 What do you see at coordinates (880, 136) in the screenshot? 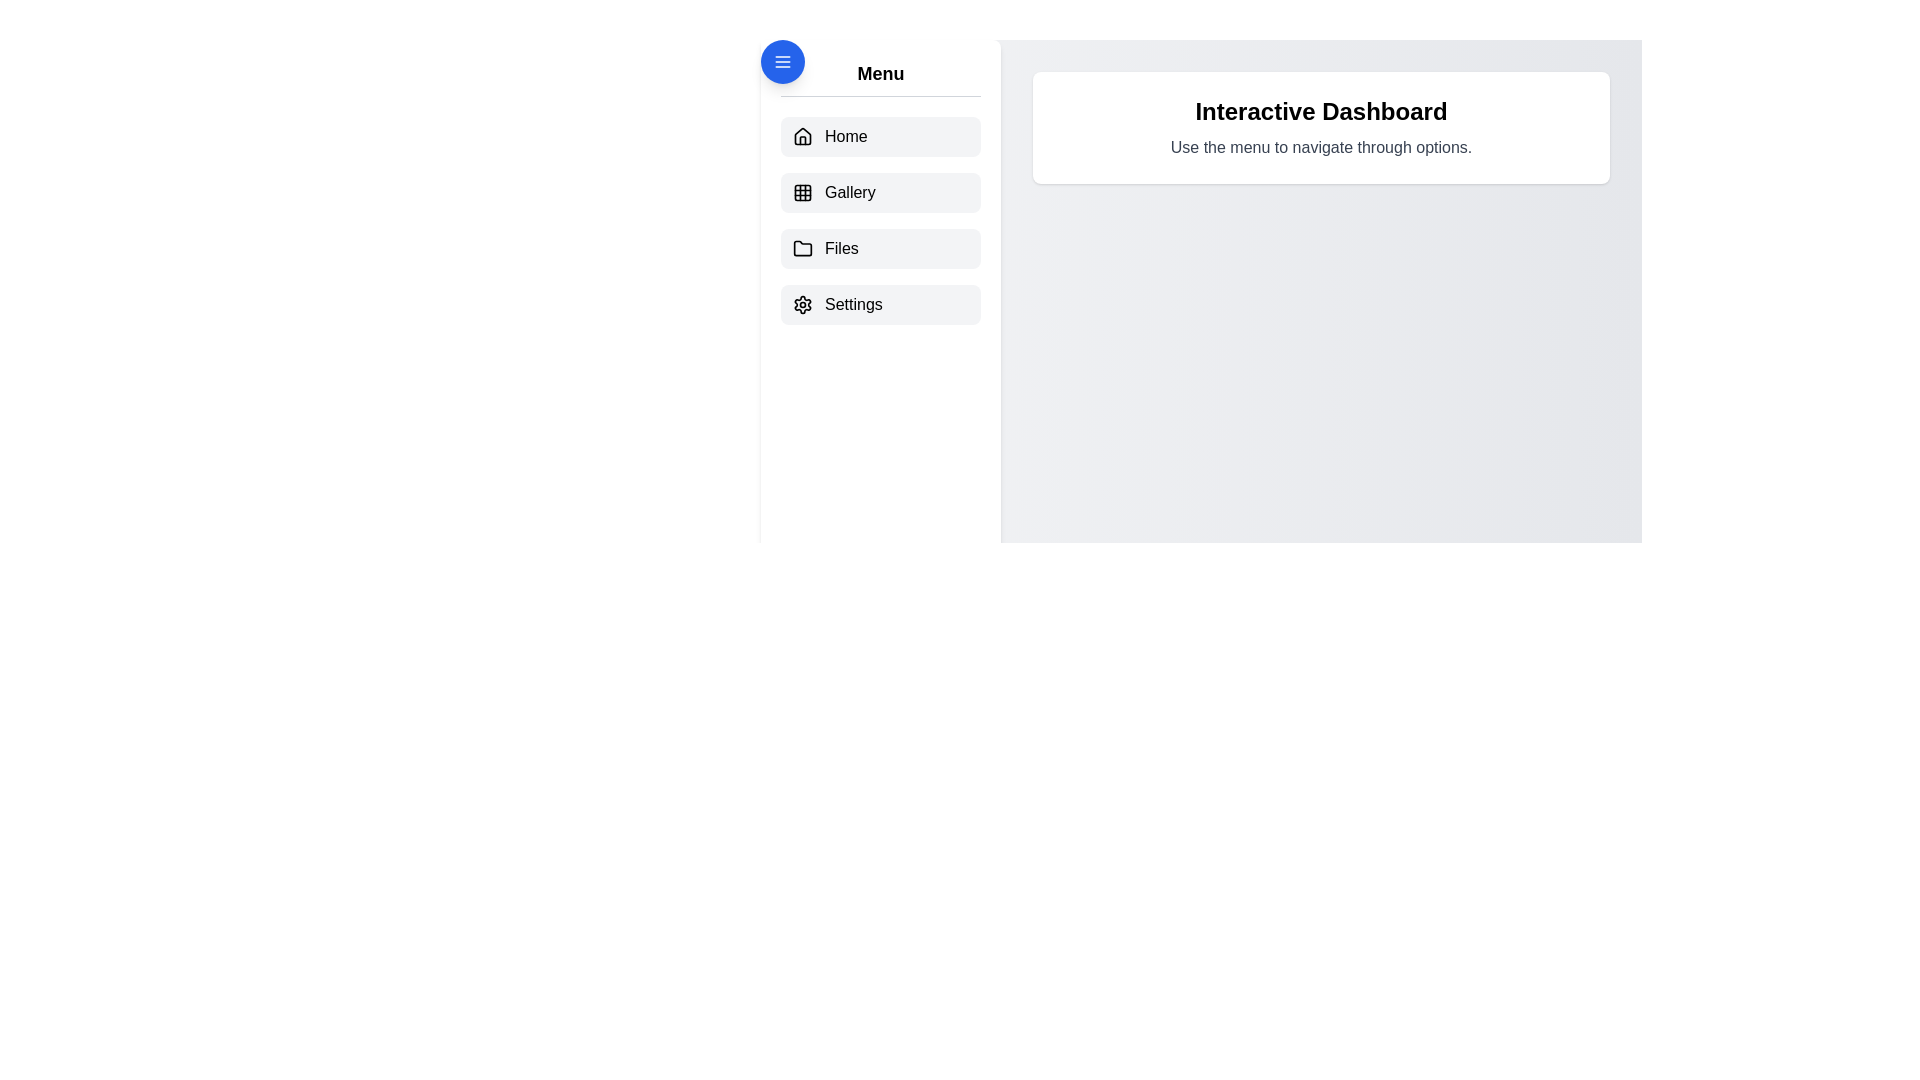
I see `the menu item labeled Home` at bounding box center [880, 136].